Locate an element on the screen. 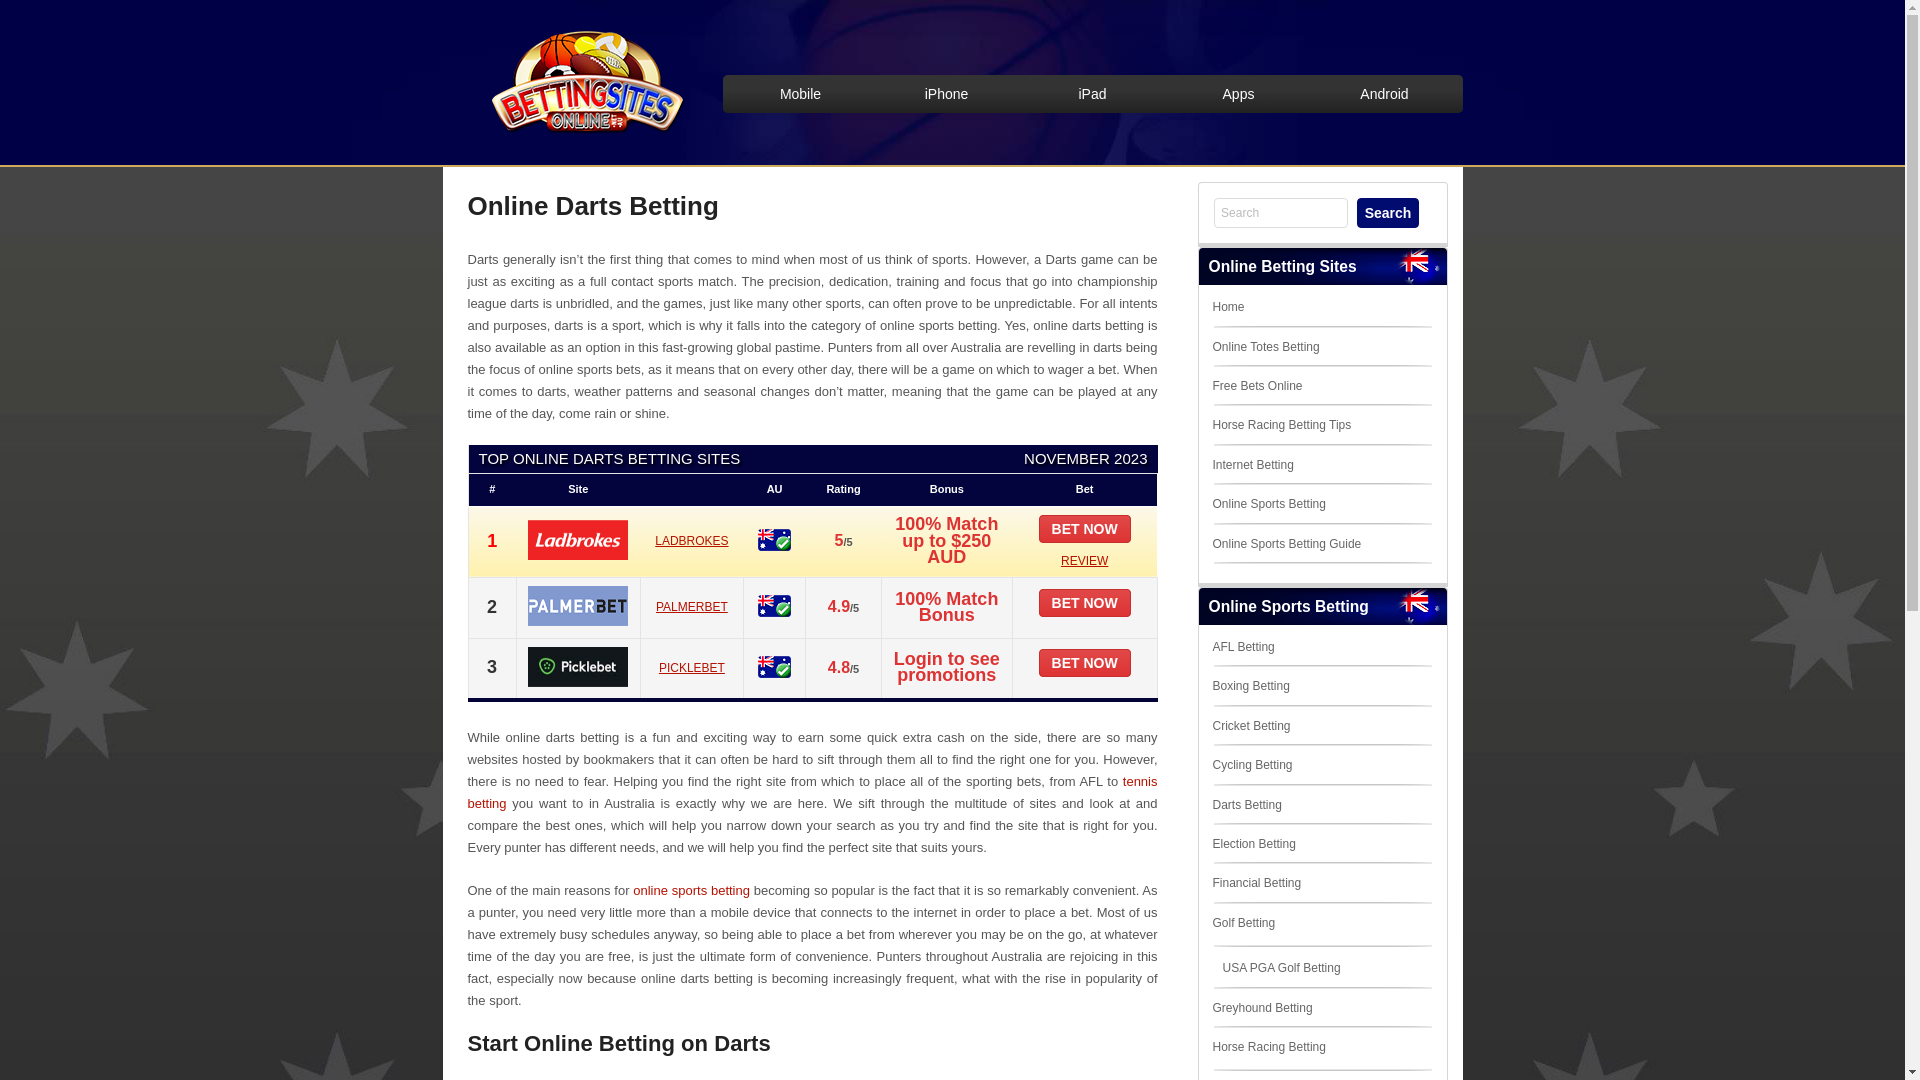 The image size is (1920, 1080). 'Home' is located at coordinates (1227, 307).